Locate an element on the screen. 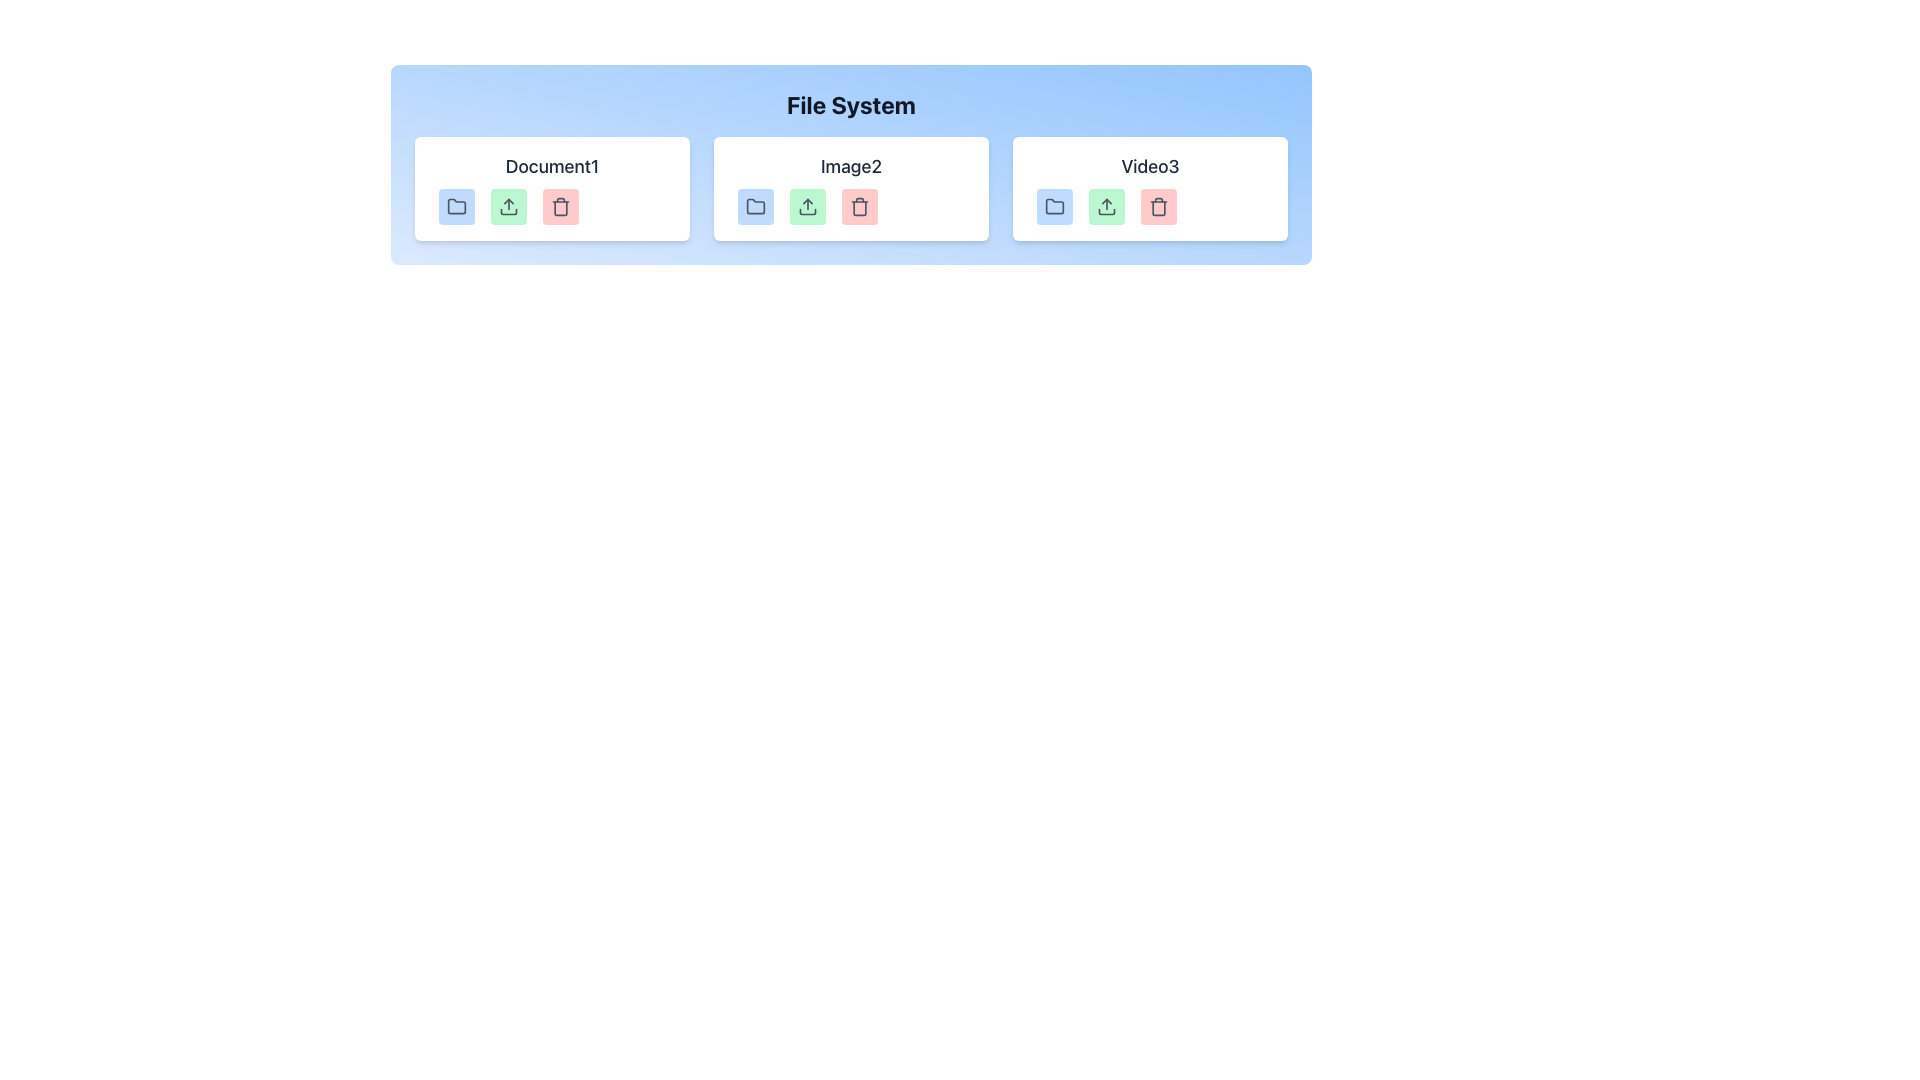 This screenshot has height=1080, width=1920. the delete Icon button located at the lower right side of the 'Image2' module is located at coordinates (859, 207).